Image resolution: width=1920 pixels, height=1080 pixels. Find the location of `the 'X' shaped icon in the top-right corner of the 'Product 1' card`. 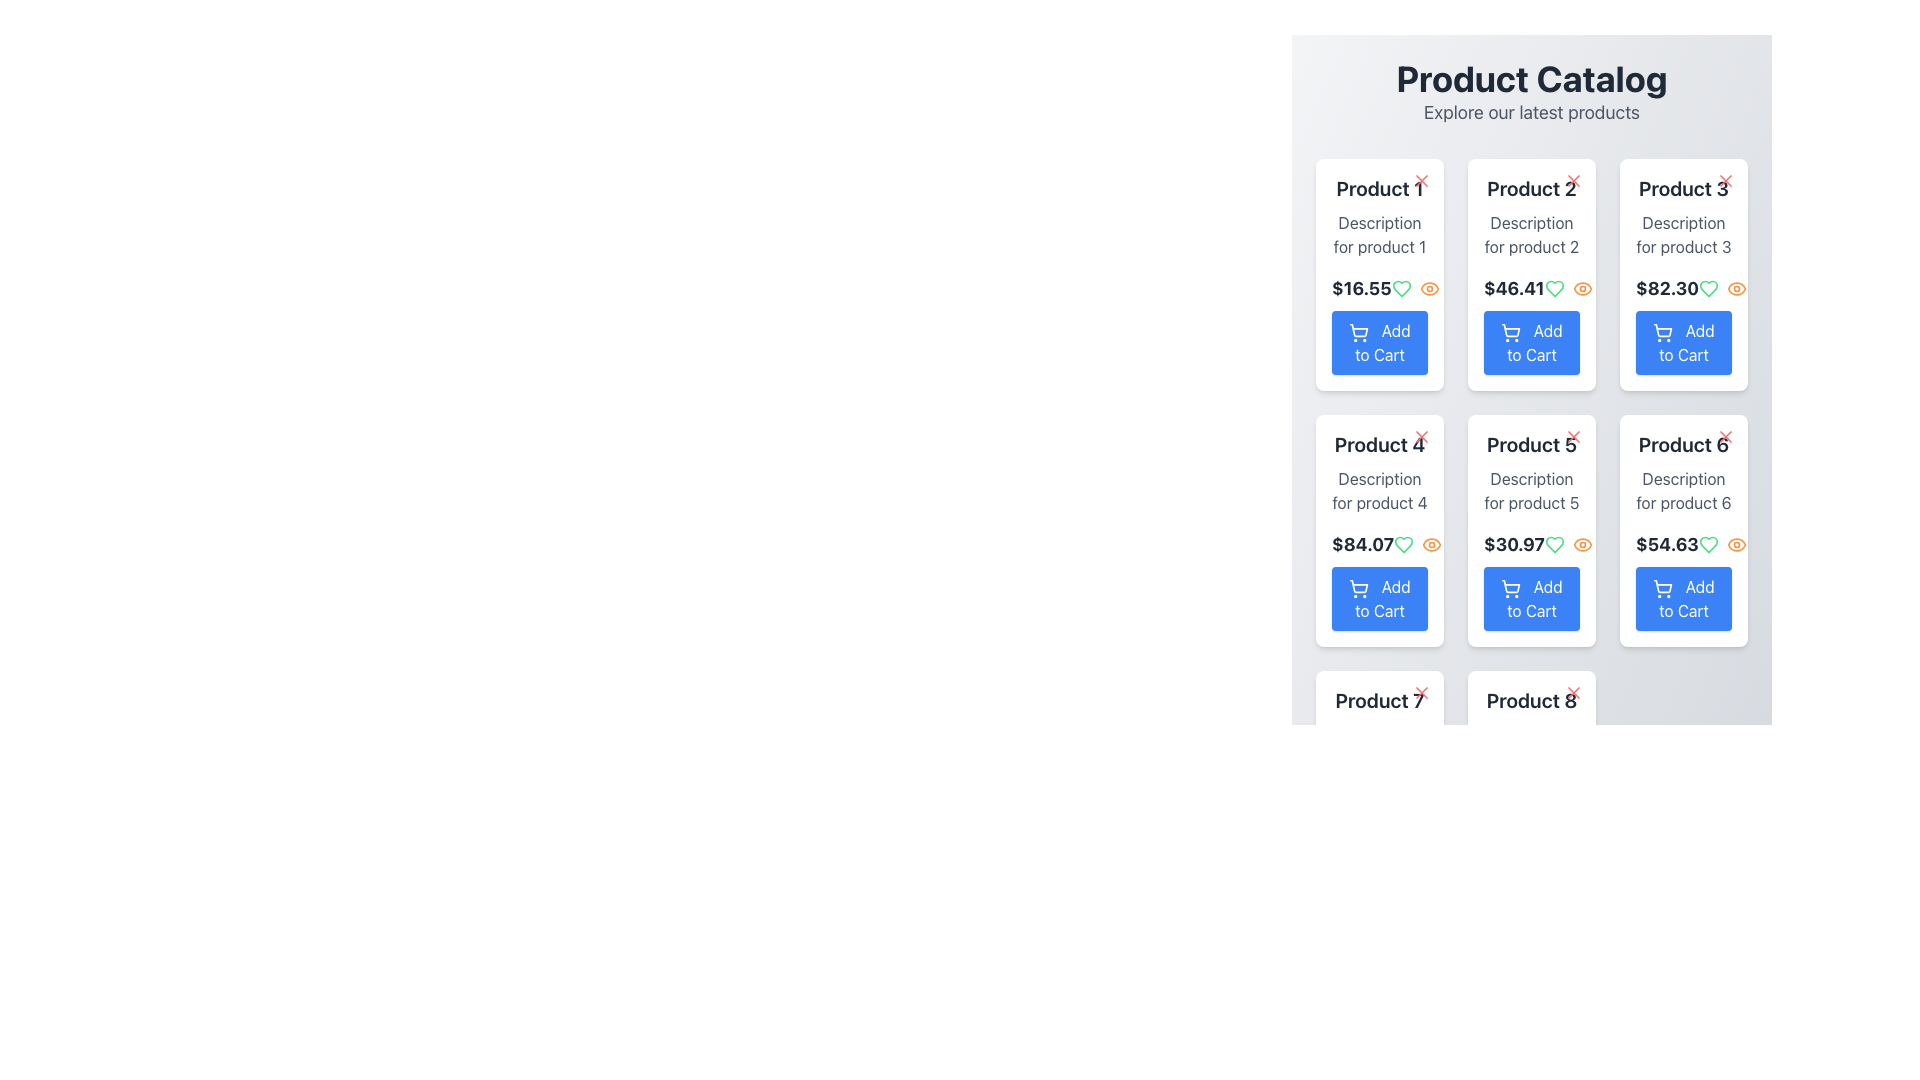

the 'X' shaped icon in the top-right corner of the 'Product 1' card is located at coordinates (1420, 181).